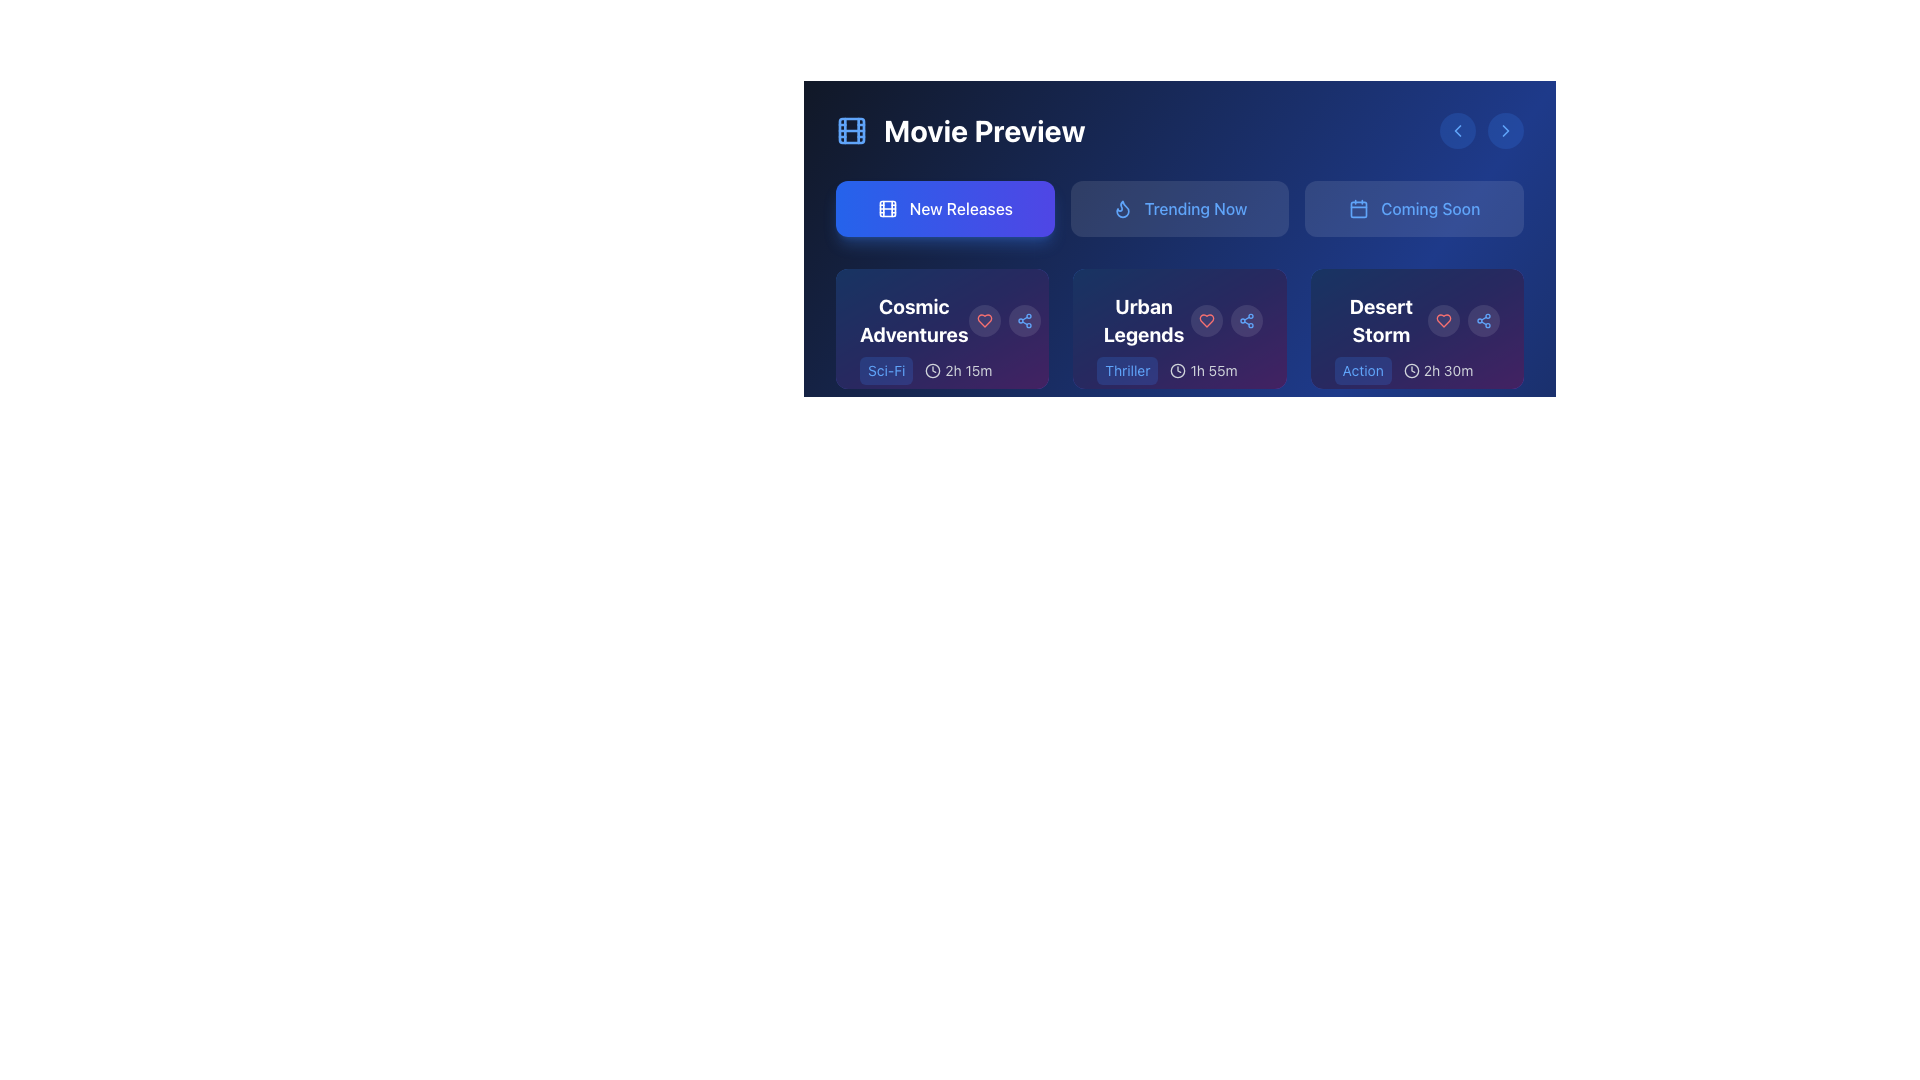  Describe the element at coordinates (1178, 370) in the screenshot. I see `the circular SVG shape that serves as a decorative component for the clock icon within the 'Urban Legends' card component` at that location.